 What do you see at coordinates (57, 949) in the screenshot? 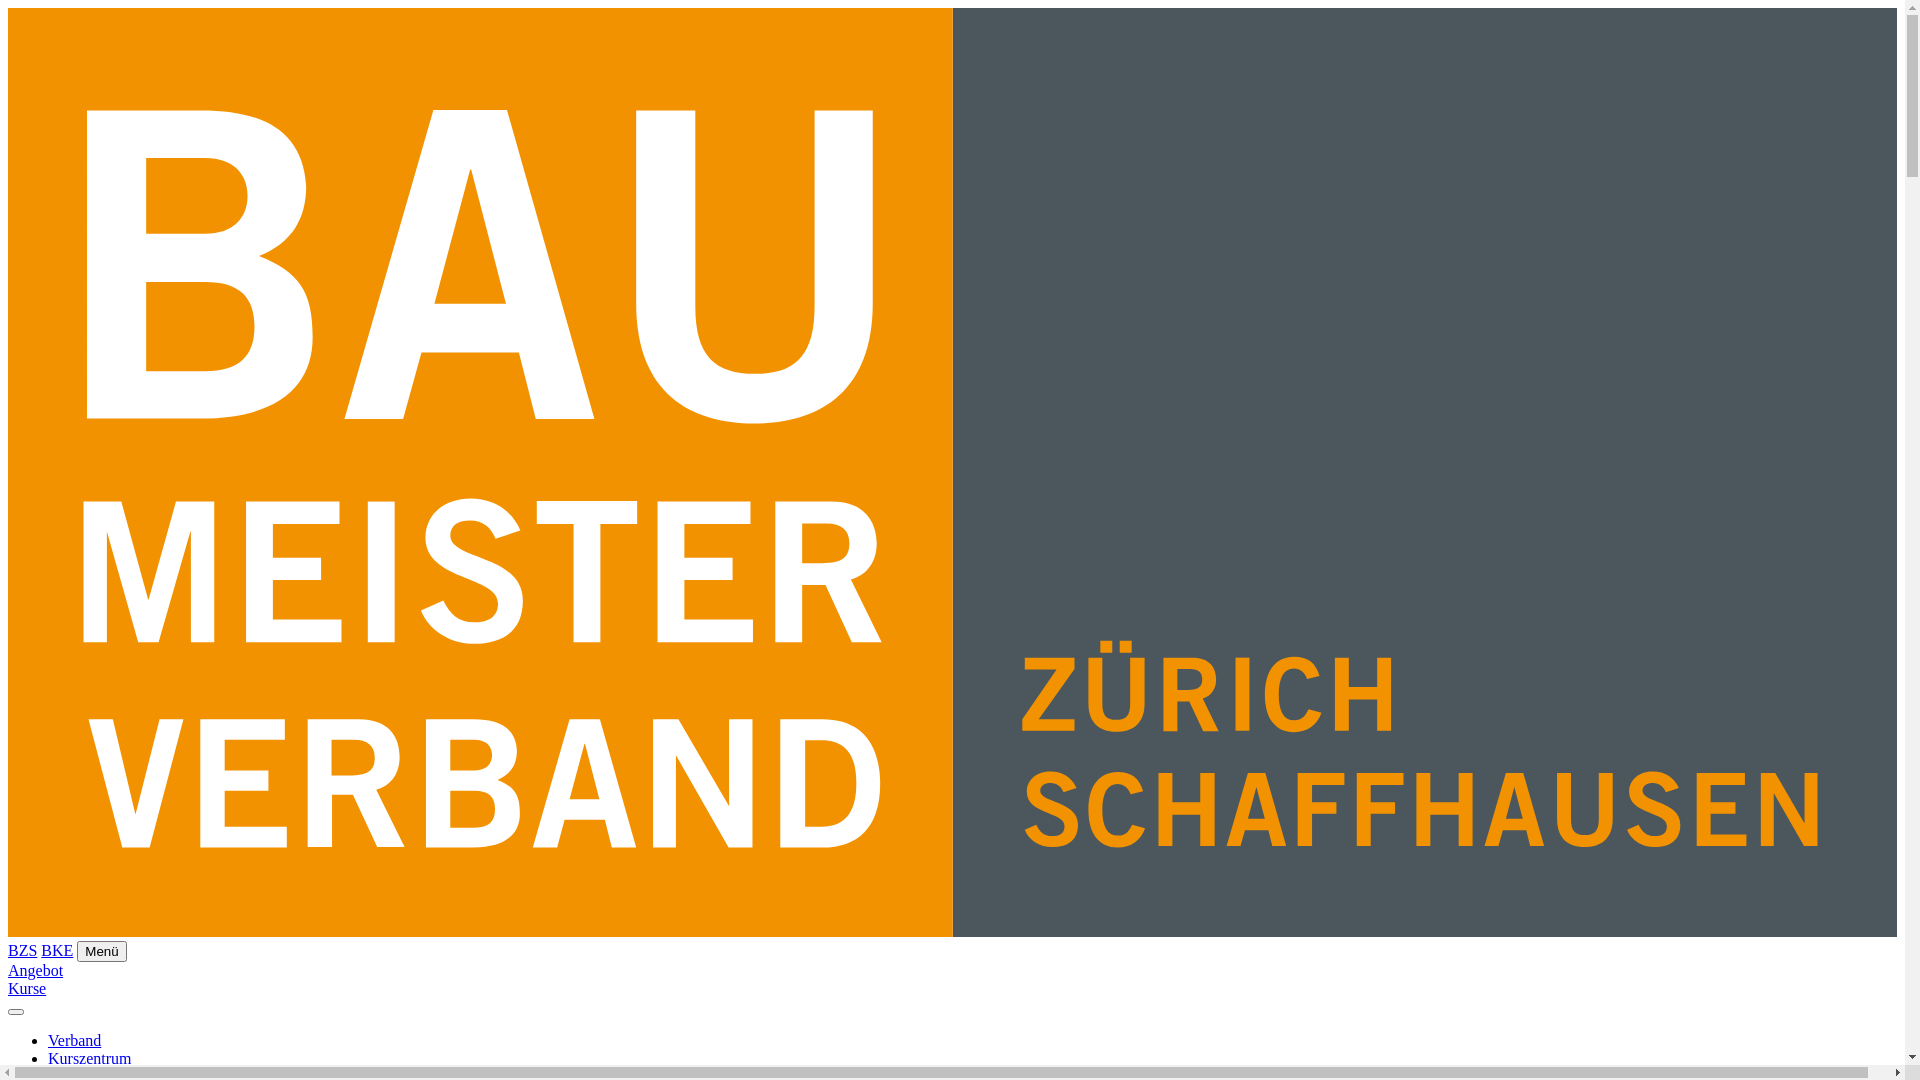
I see `'BKE'` at bounding box center [57, 949].